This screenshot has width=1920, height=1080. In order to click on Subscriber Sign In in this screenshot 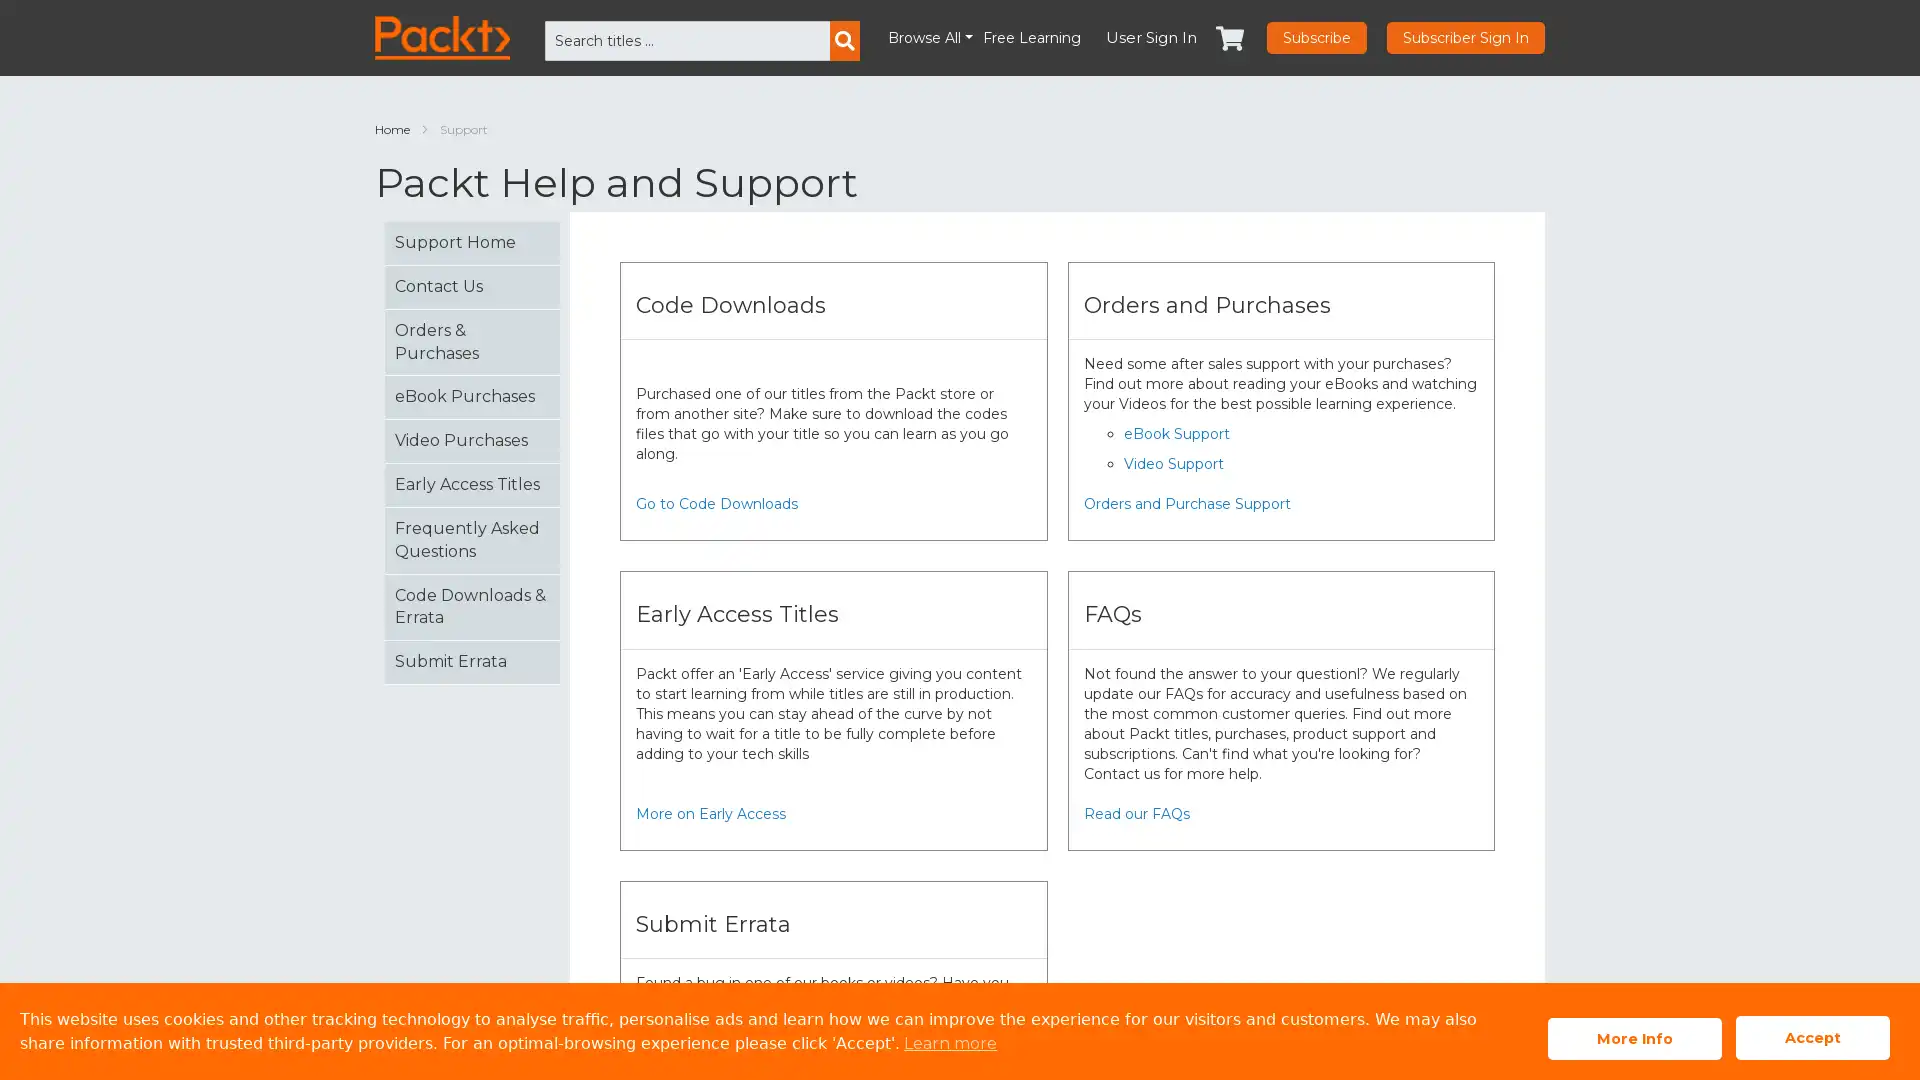, I will do `click(1465, 38)`.